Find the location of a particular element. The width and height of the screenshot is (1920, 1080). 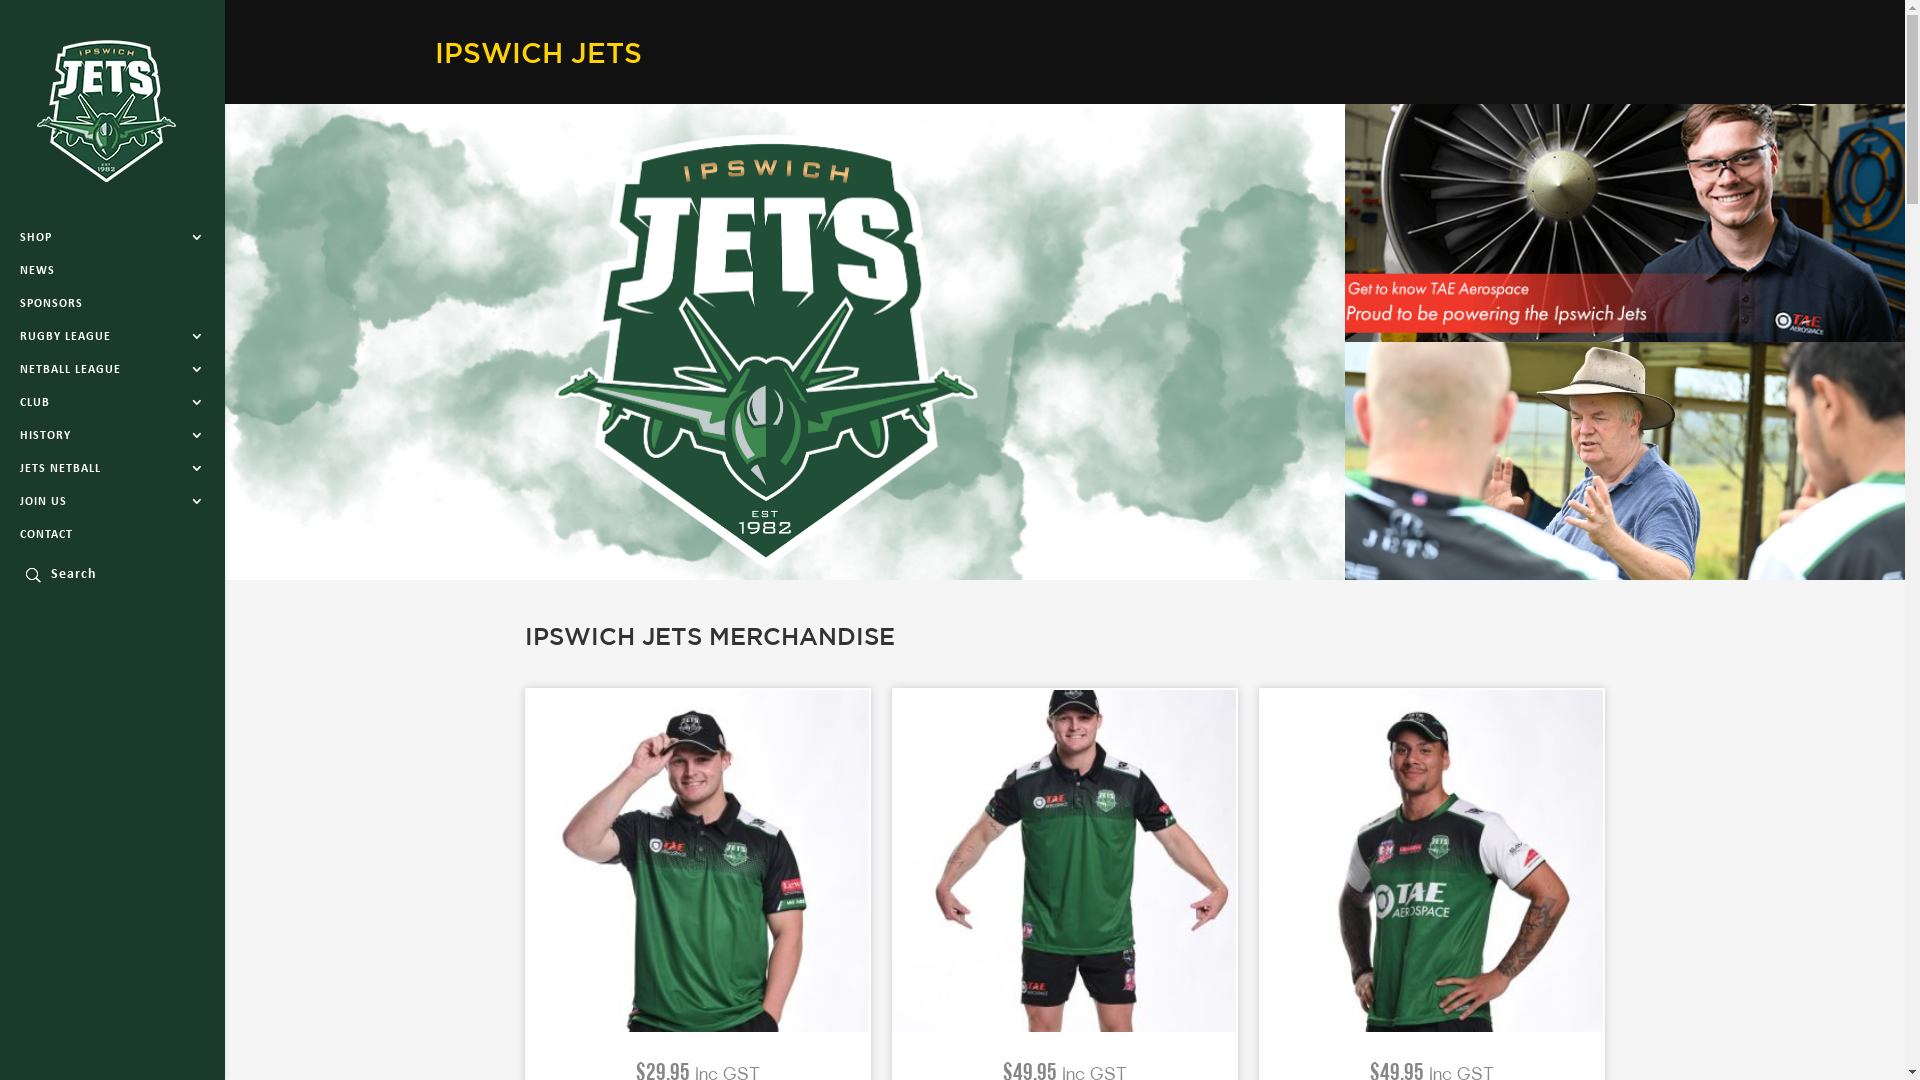

'SPONSORS' is located at coordinates (111, 304).